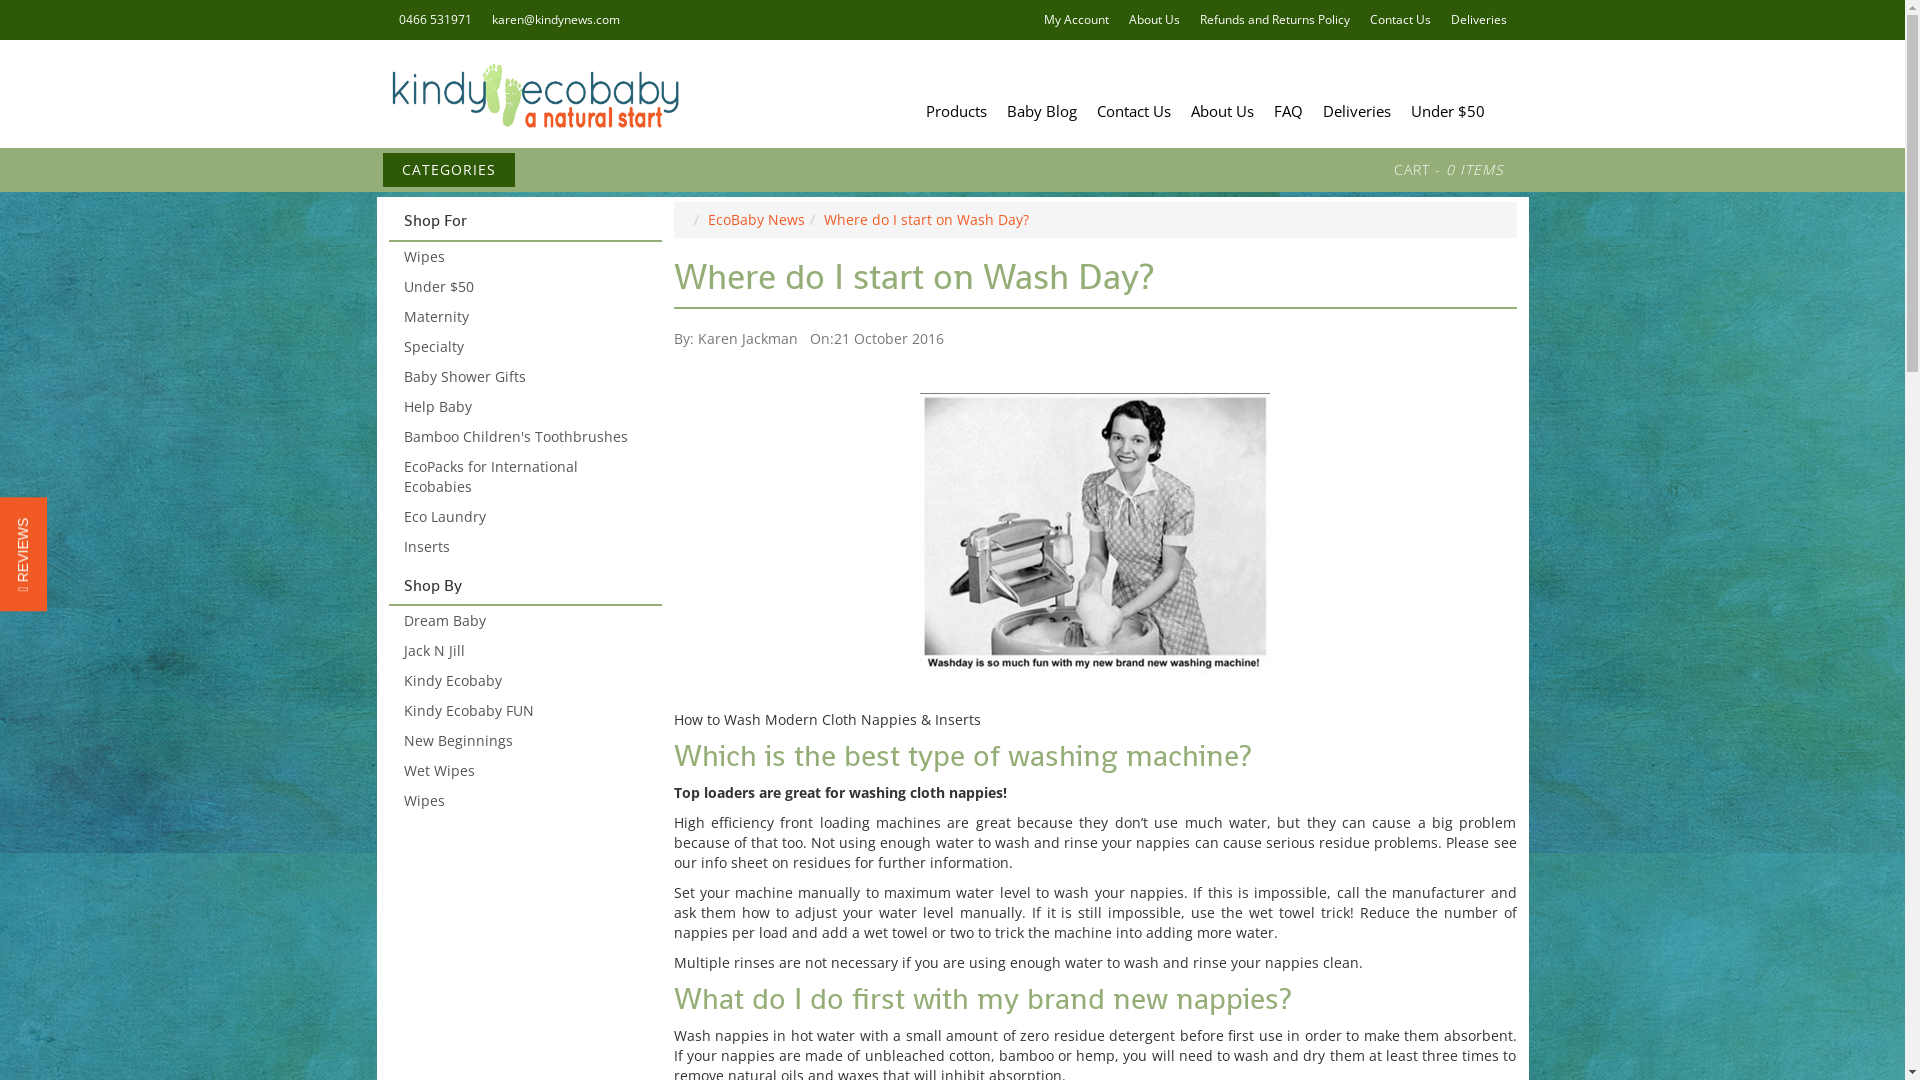 This screenshot has height=1080, width=1920. What do you see at coordinates (524, 515) in the screenshot?
I see `'Eco Laundry'` at bounding box center [524, 515].